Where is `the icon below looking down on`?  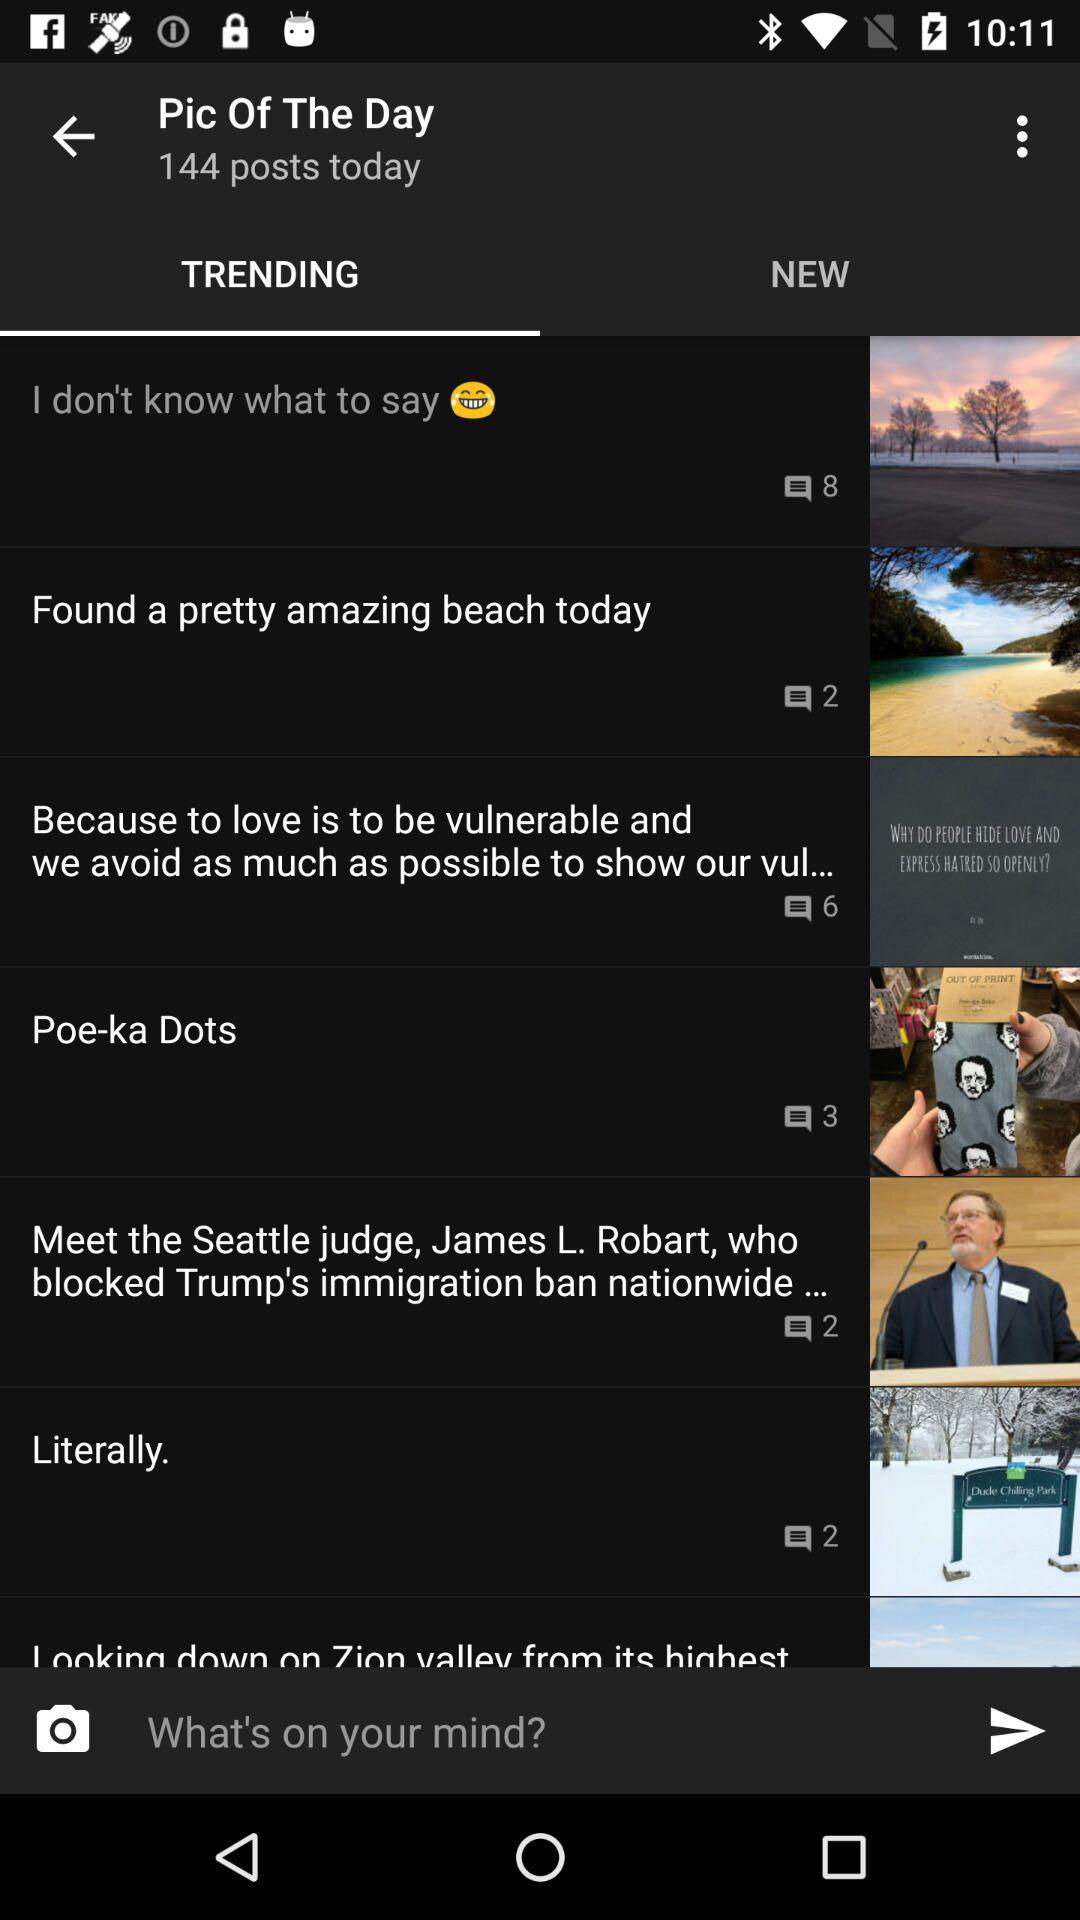
the icon below looking down on is located at coordinates (61, 1730).